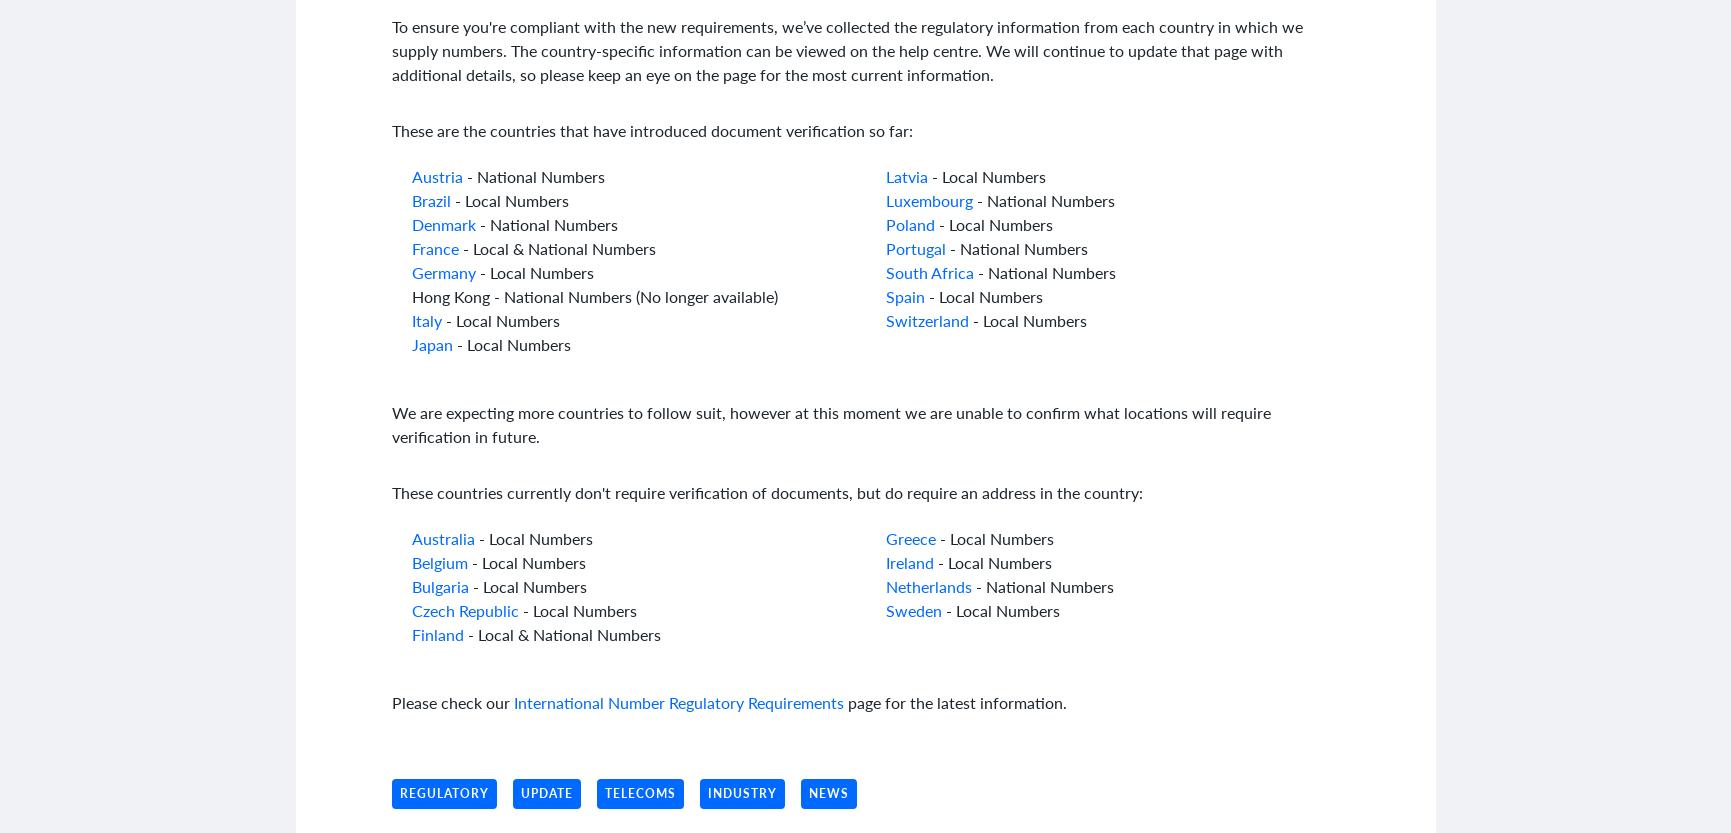  Describe the element at coordinates (391, 701) in the screenshot. I see `'Please check our'` at that location.